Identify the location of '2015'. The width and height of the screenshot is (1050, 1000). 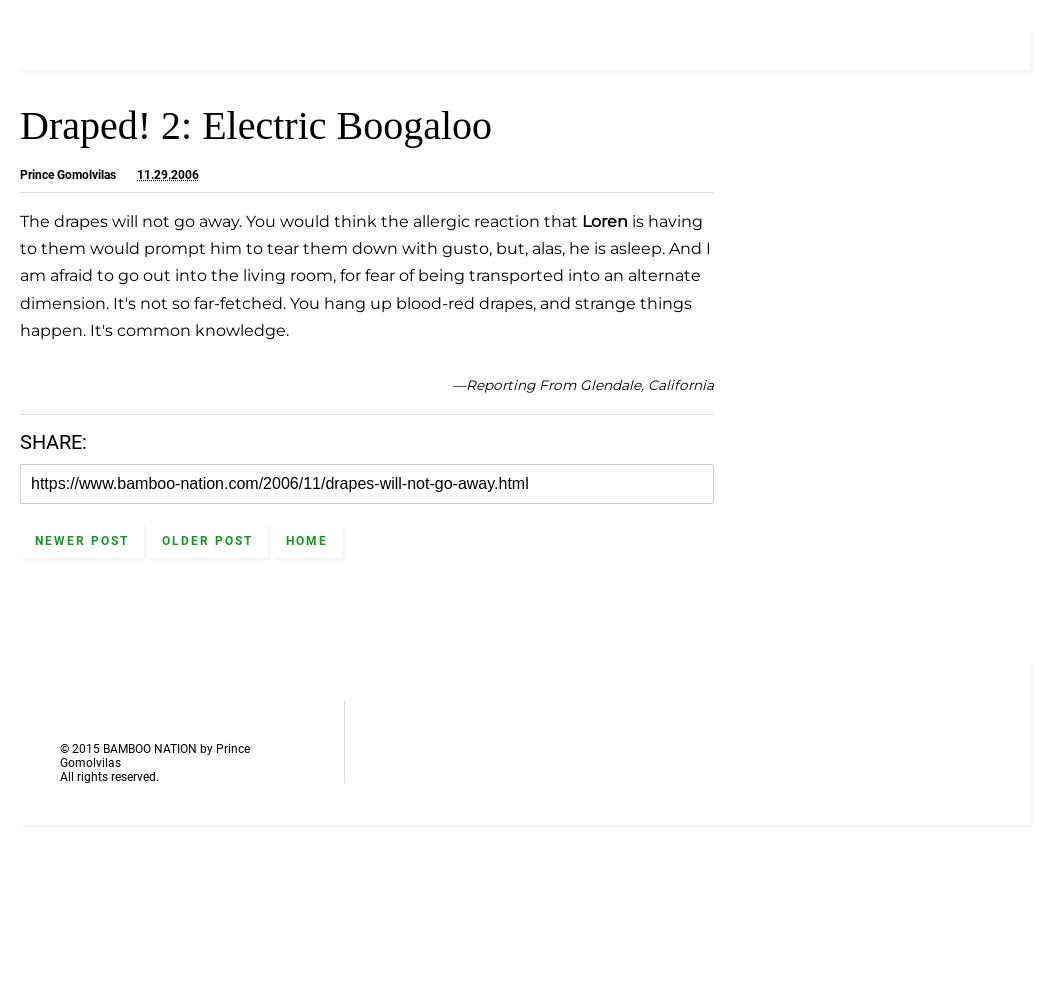
(85, 748).